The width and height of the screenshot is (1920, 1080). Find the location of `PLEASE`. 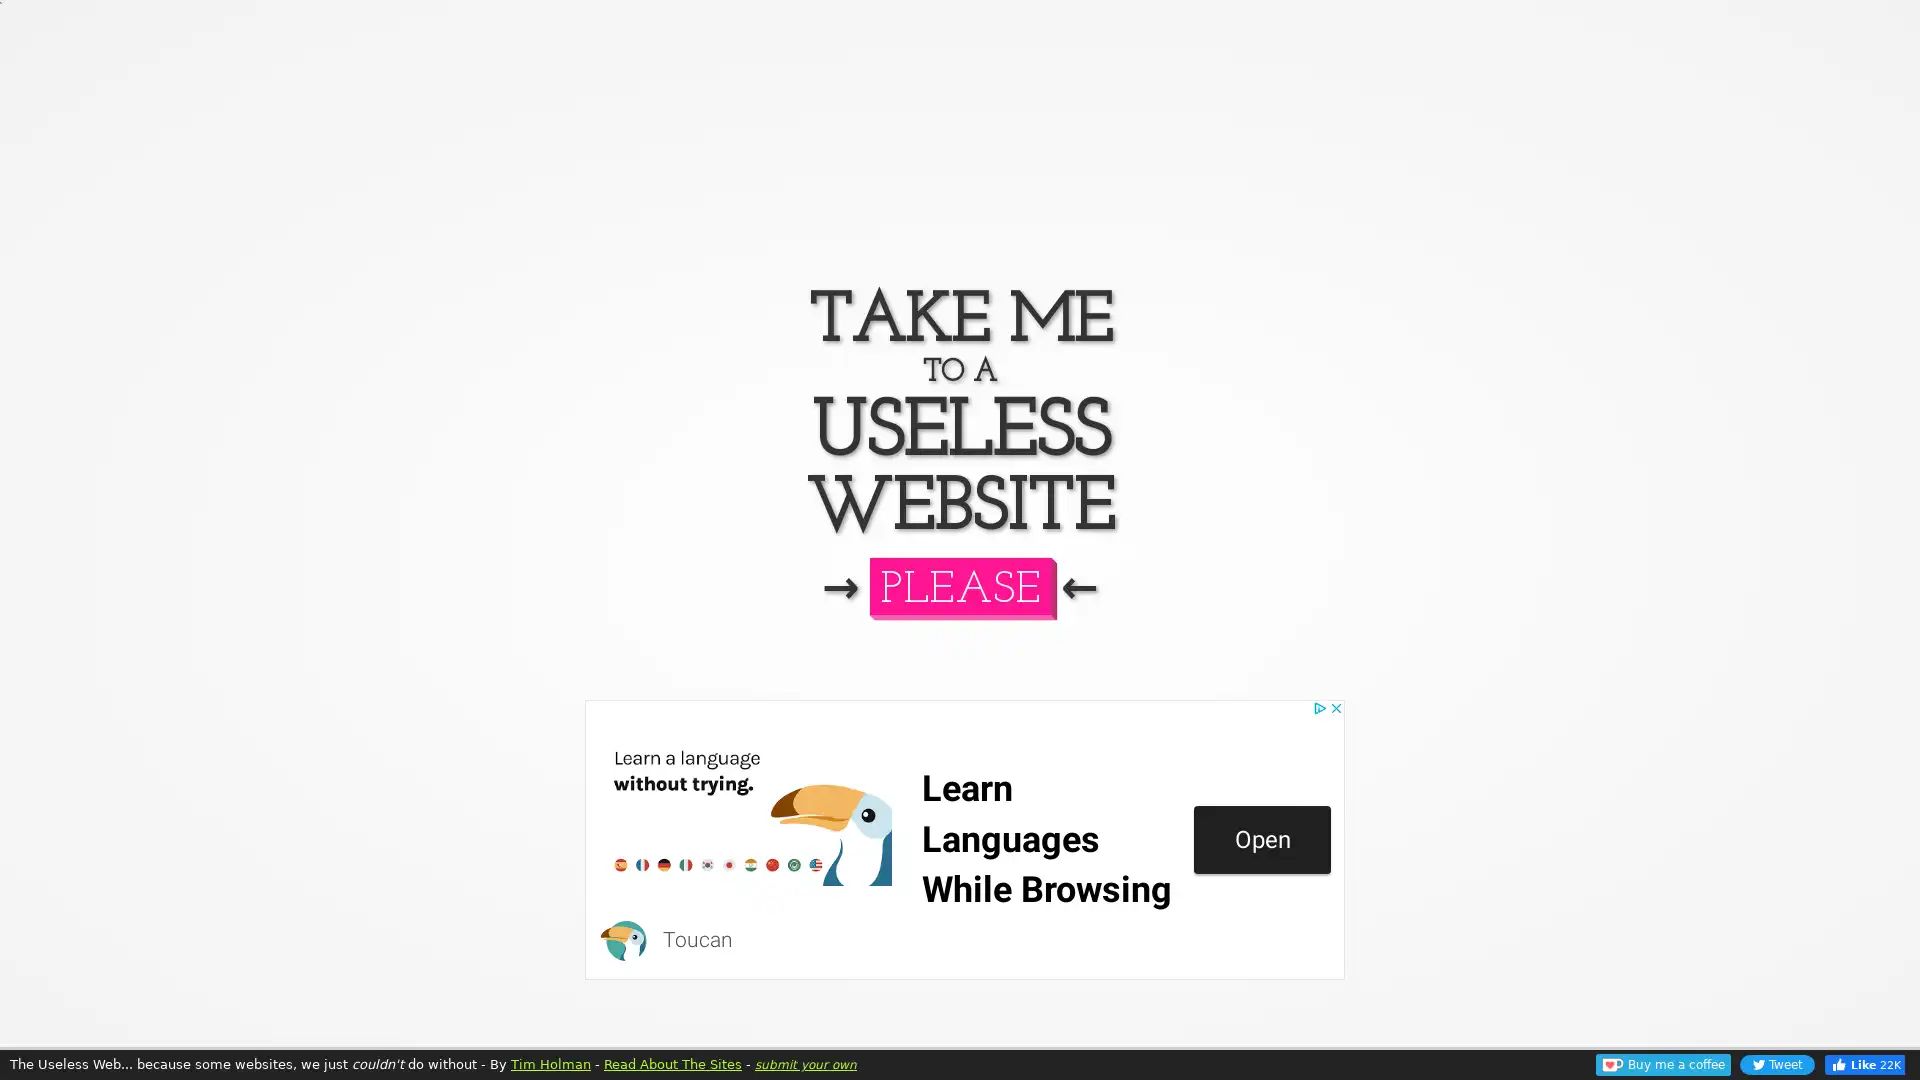

PLEASE is located at coordinates (958, 585).